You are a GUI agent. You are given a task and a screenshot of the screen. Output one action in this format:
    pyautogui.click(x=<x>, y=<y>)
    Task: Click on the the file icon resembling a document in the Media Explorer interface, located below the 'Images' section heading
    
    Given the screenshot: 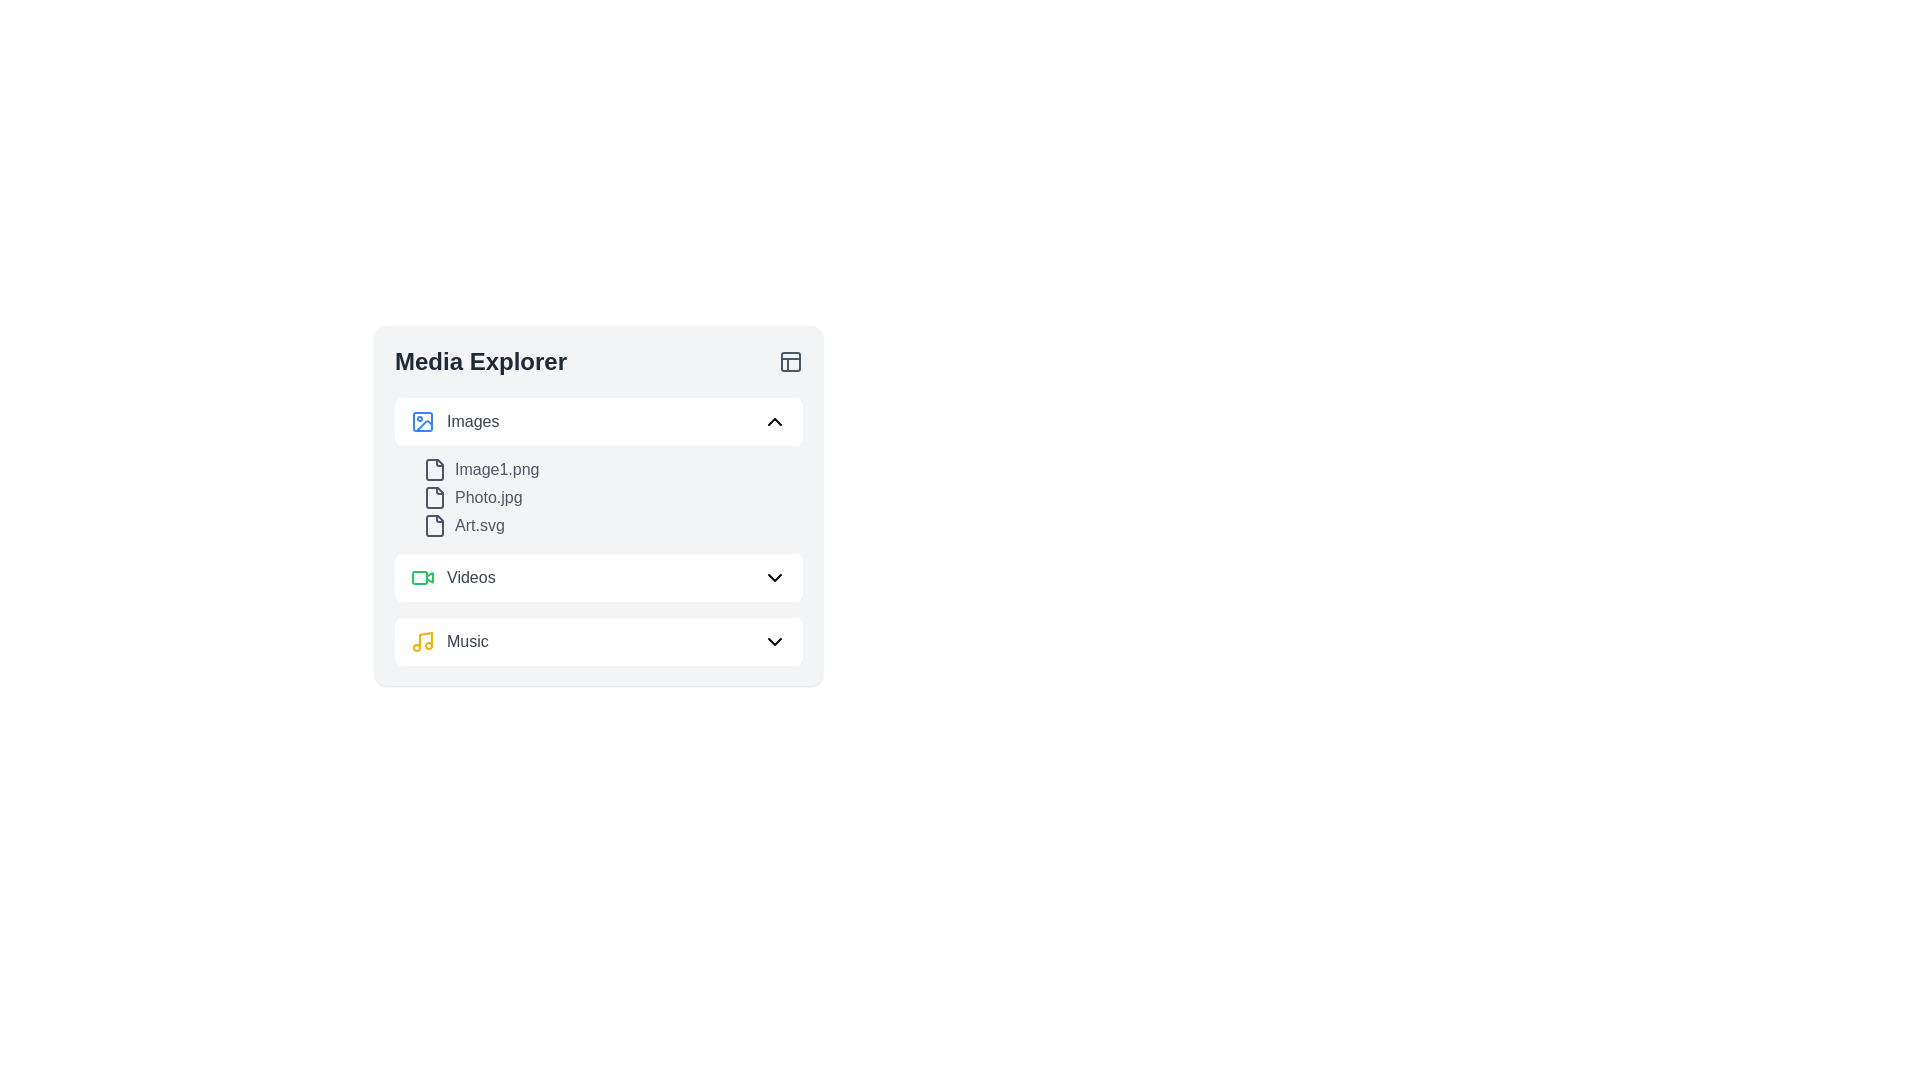 What is the action you would take?
    pyautogui.click(x=434, y=470)
    